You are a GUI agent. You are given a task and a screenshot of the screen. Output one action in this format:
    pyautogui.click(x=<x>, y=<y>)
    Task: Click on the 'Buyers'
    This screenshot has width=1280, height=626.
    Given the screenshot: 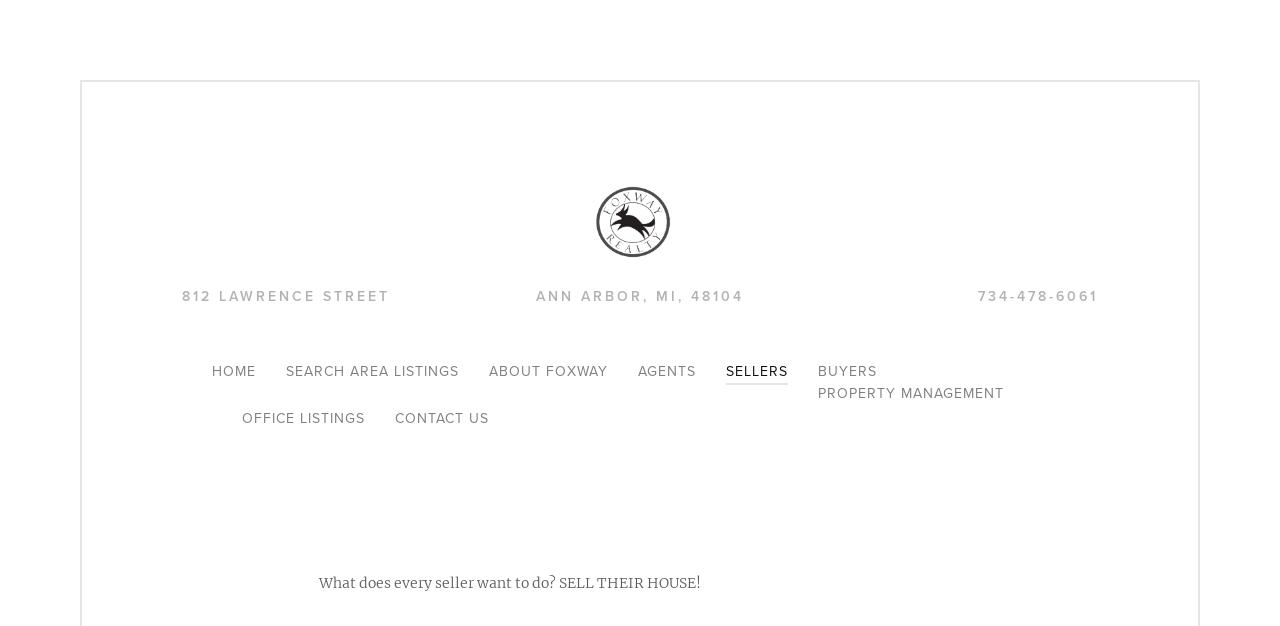 What is the action you would take?
    pyautogui.click(x=847, y=371)
    